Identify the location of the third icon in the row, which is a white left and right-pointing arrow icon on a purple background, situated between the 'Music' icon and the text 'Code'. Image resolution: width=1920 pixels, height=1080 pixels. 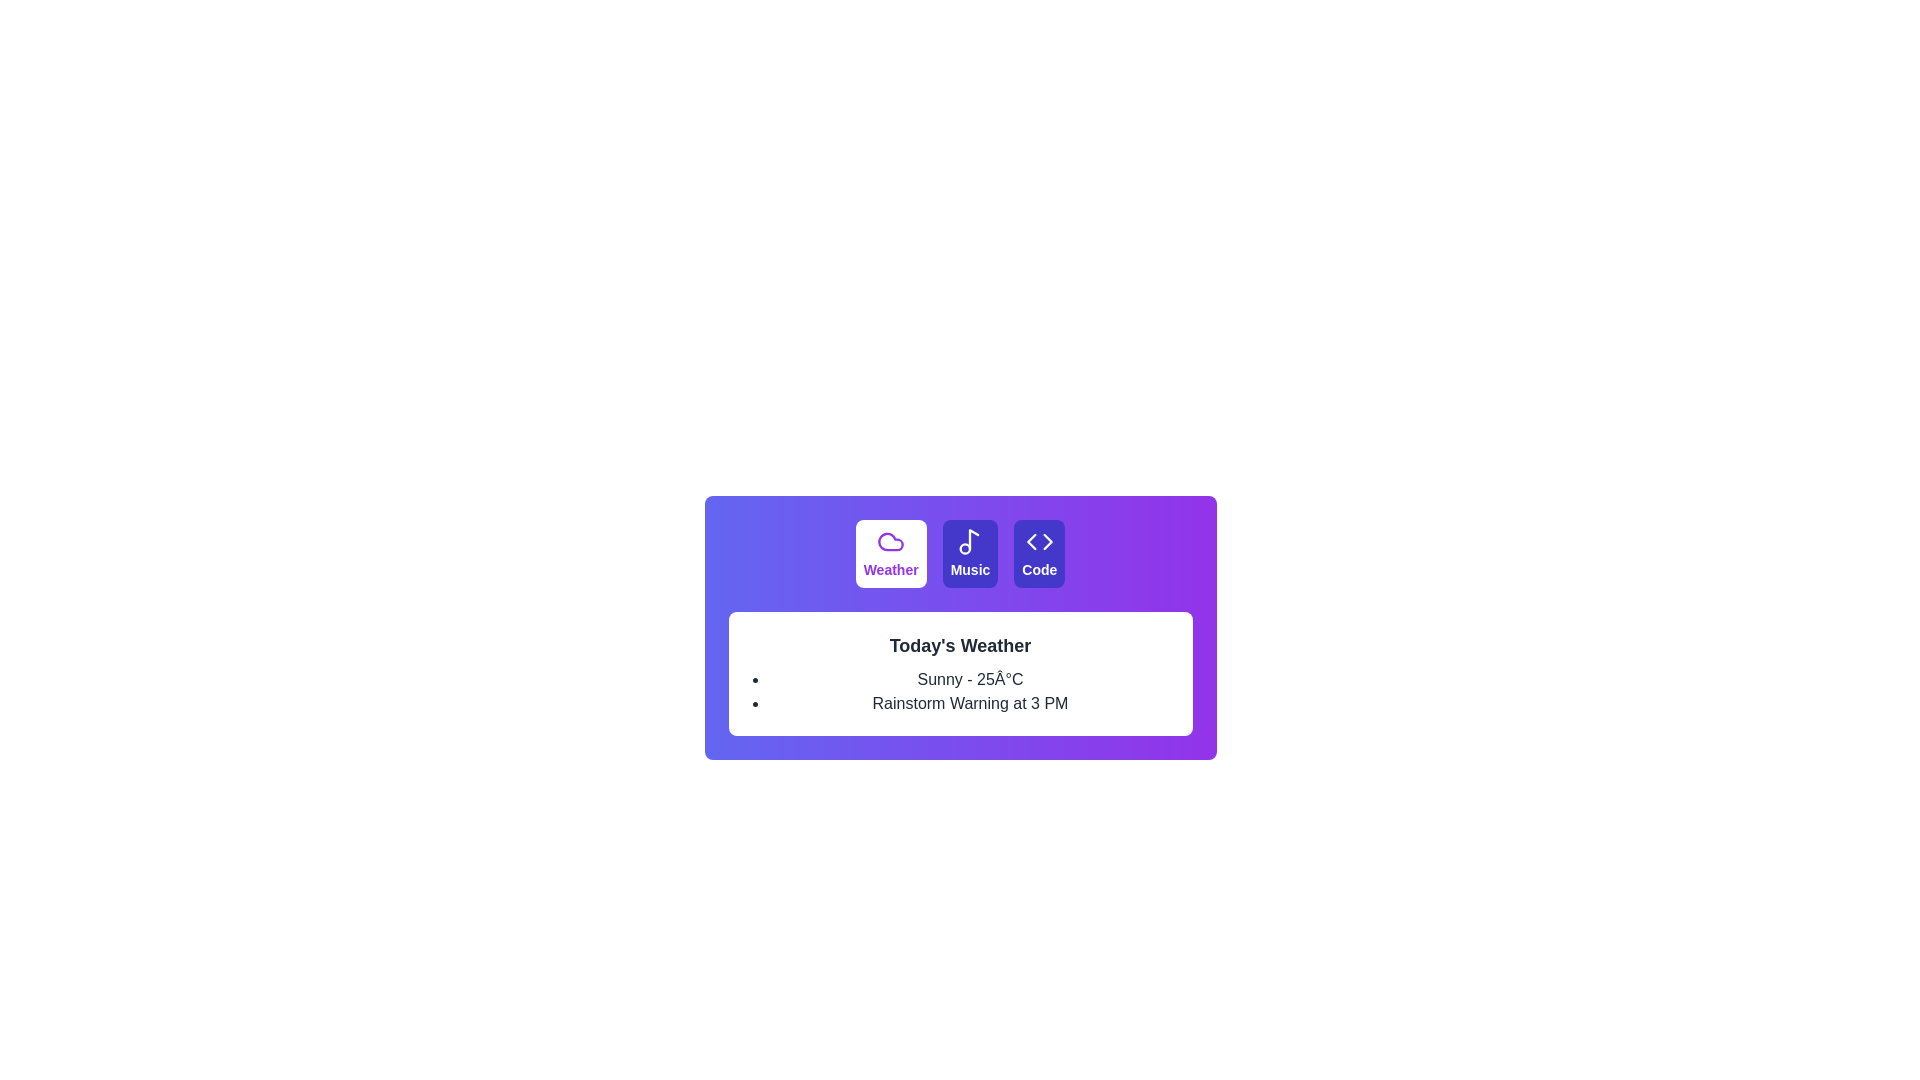
(1039, 542).